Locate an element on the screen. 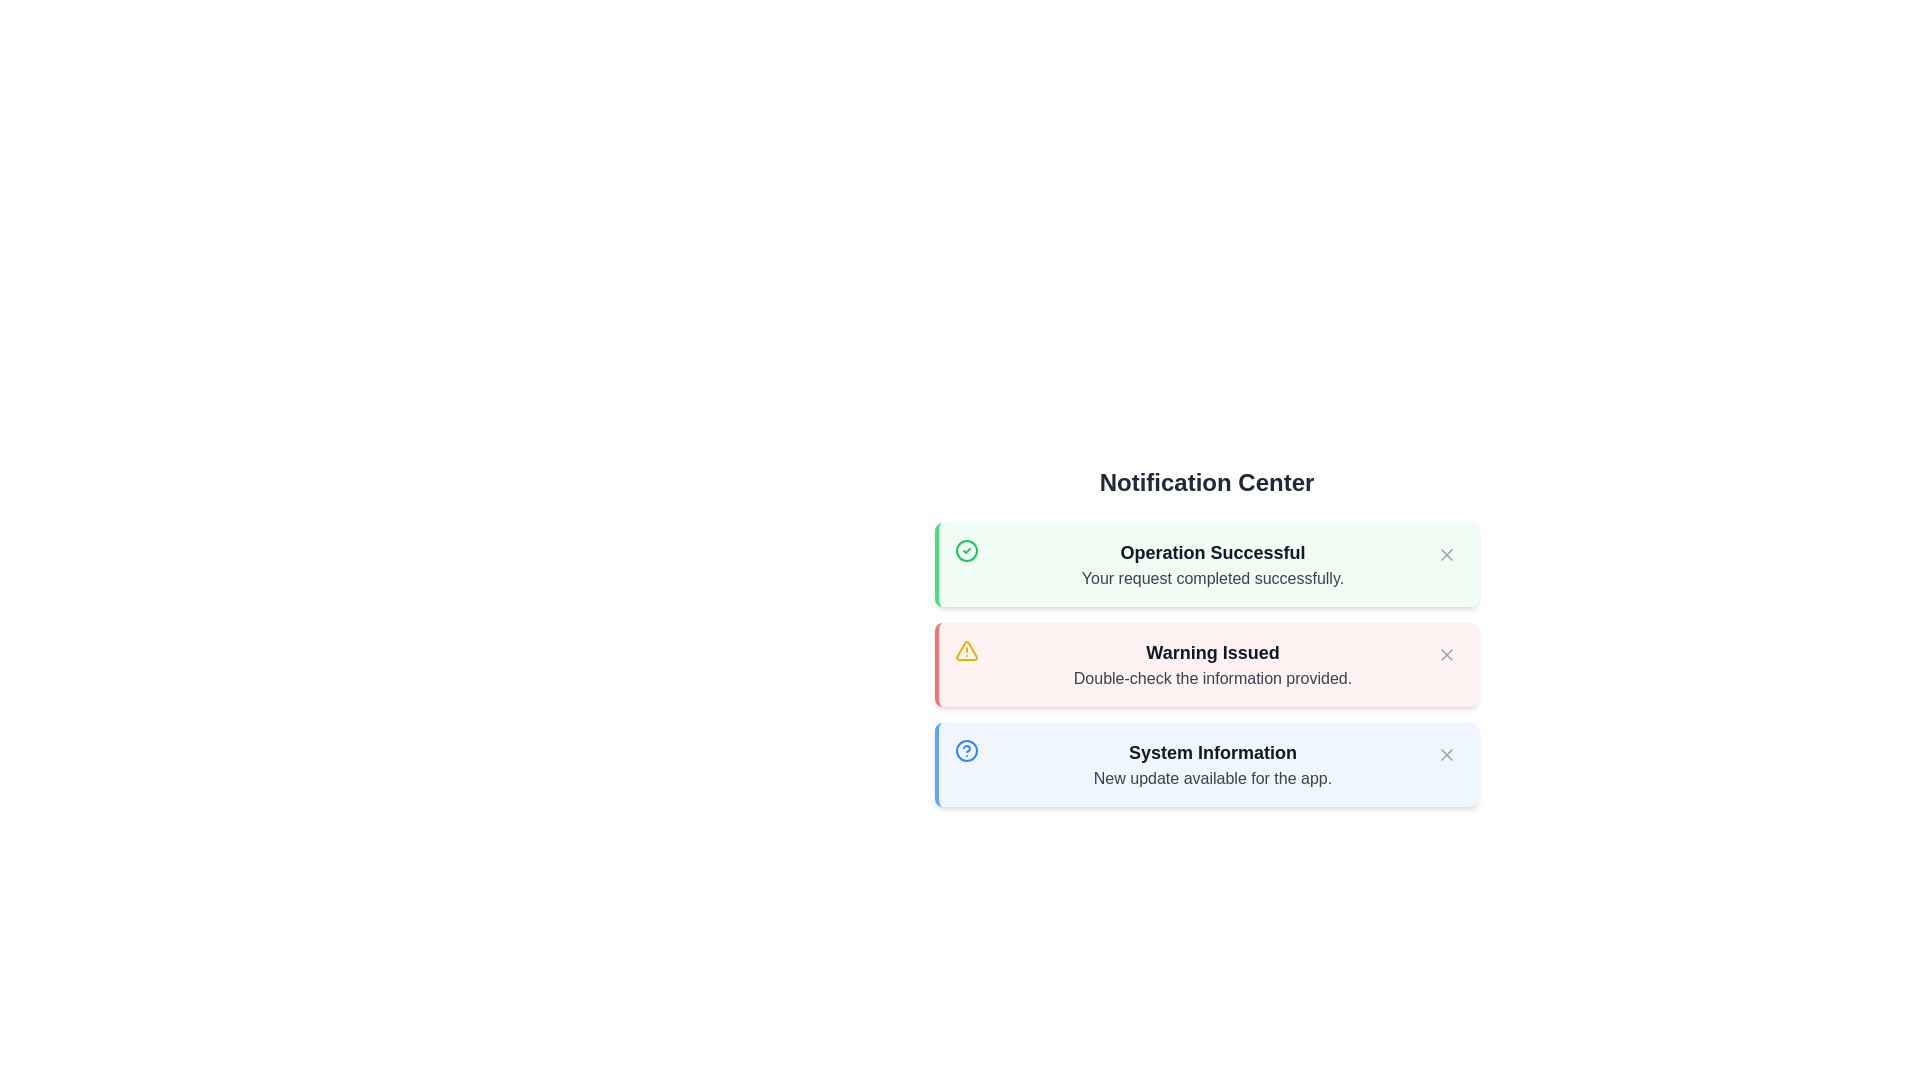 Image resolution: width=1920 pixels, height=1080 pixels. the dismiss button located at the top-right corner of the 'Warning Issued' notification card is located at coordinates (1446, 655).